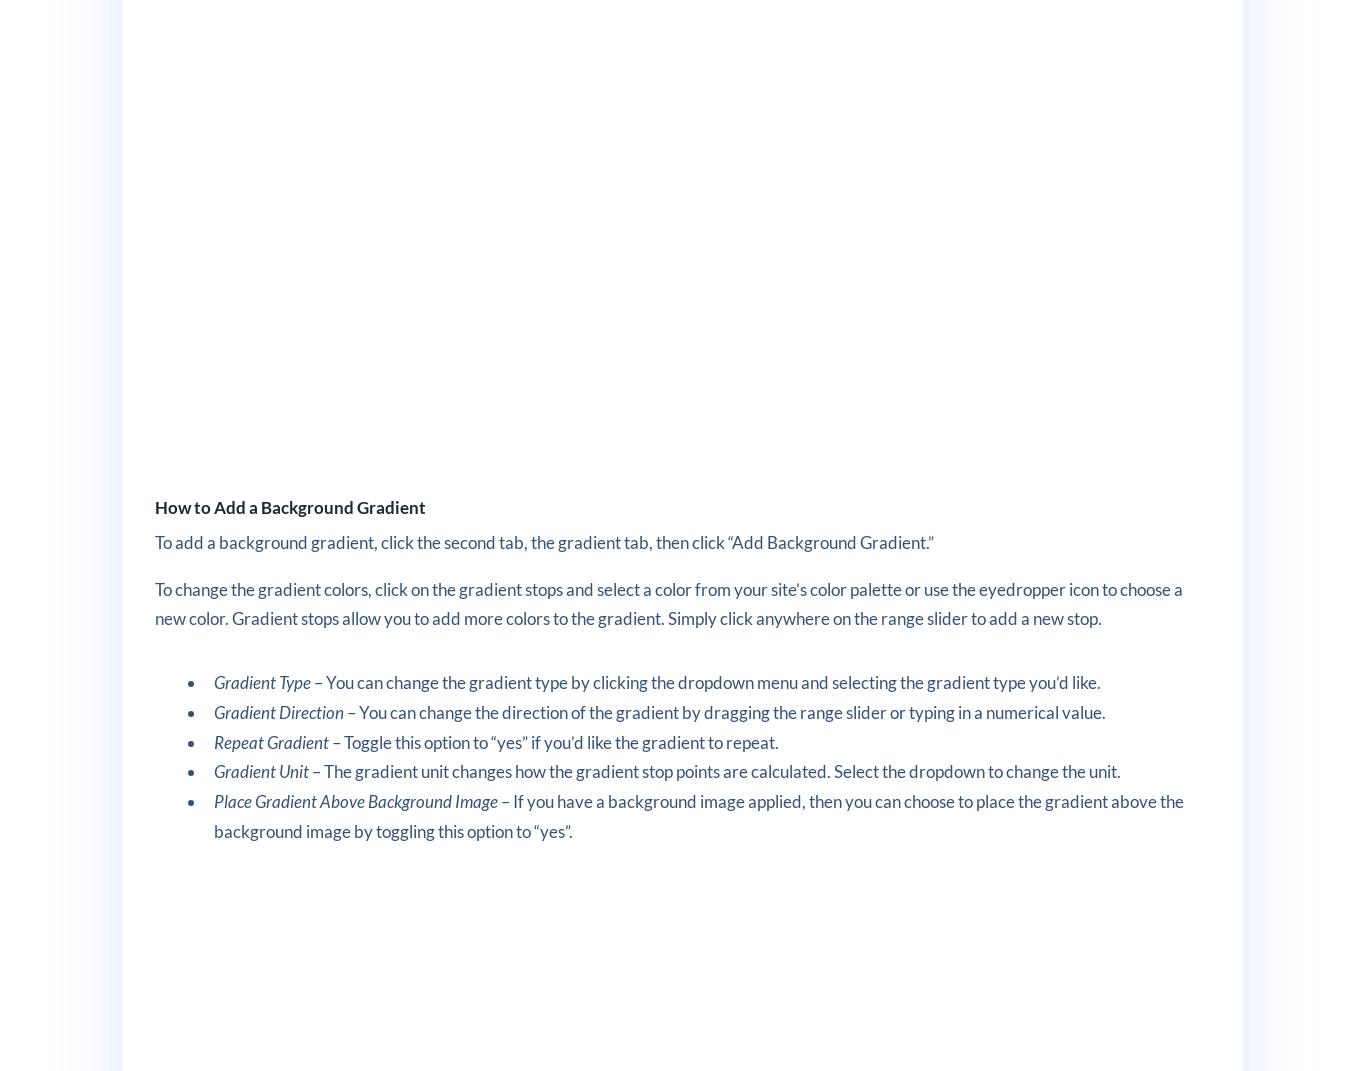 The height and width of the screenshot is (1071, 1366). What do you see at coordinates (698, 814) in the screenshot?
I see `'– If you have a background image applied, then you can choose to place the gradient above the background image by toggling this option to “yes”.'` at bounding box center [698, 814].